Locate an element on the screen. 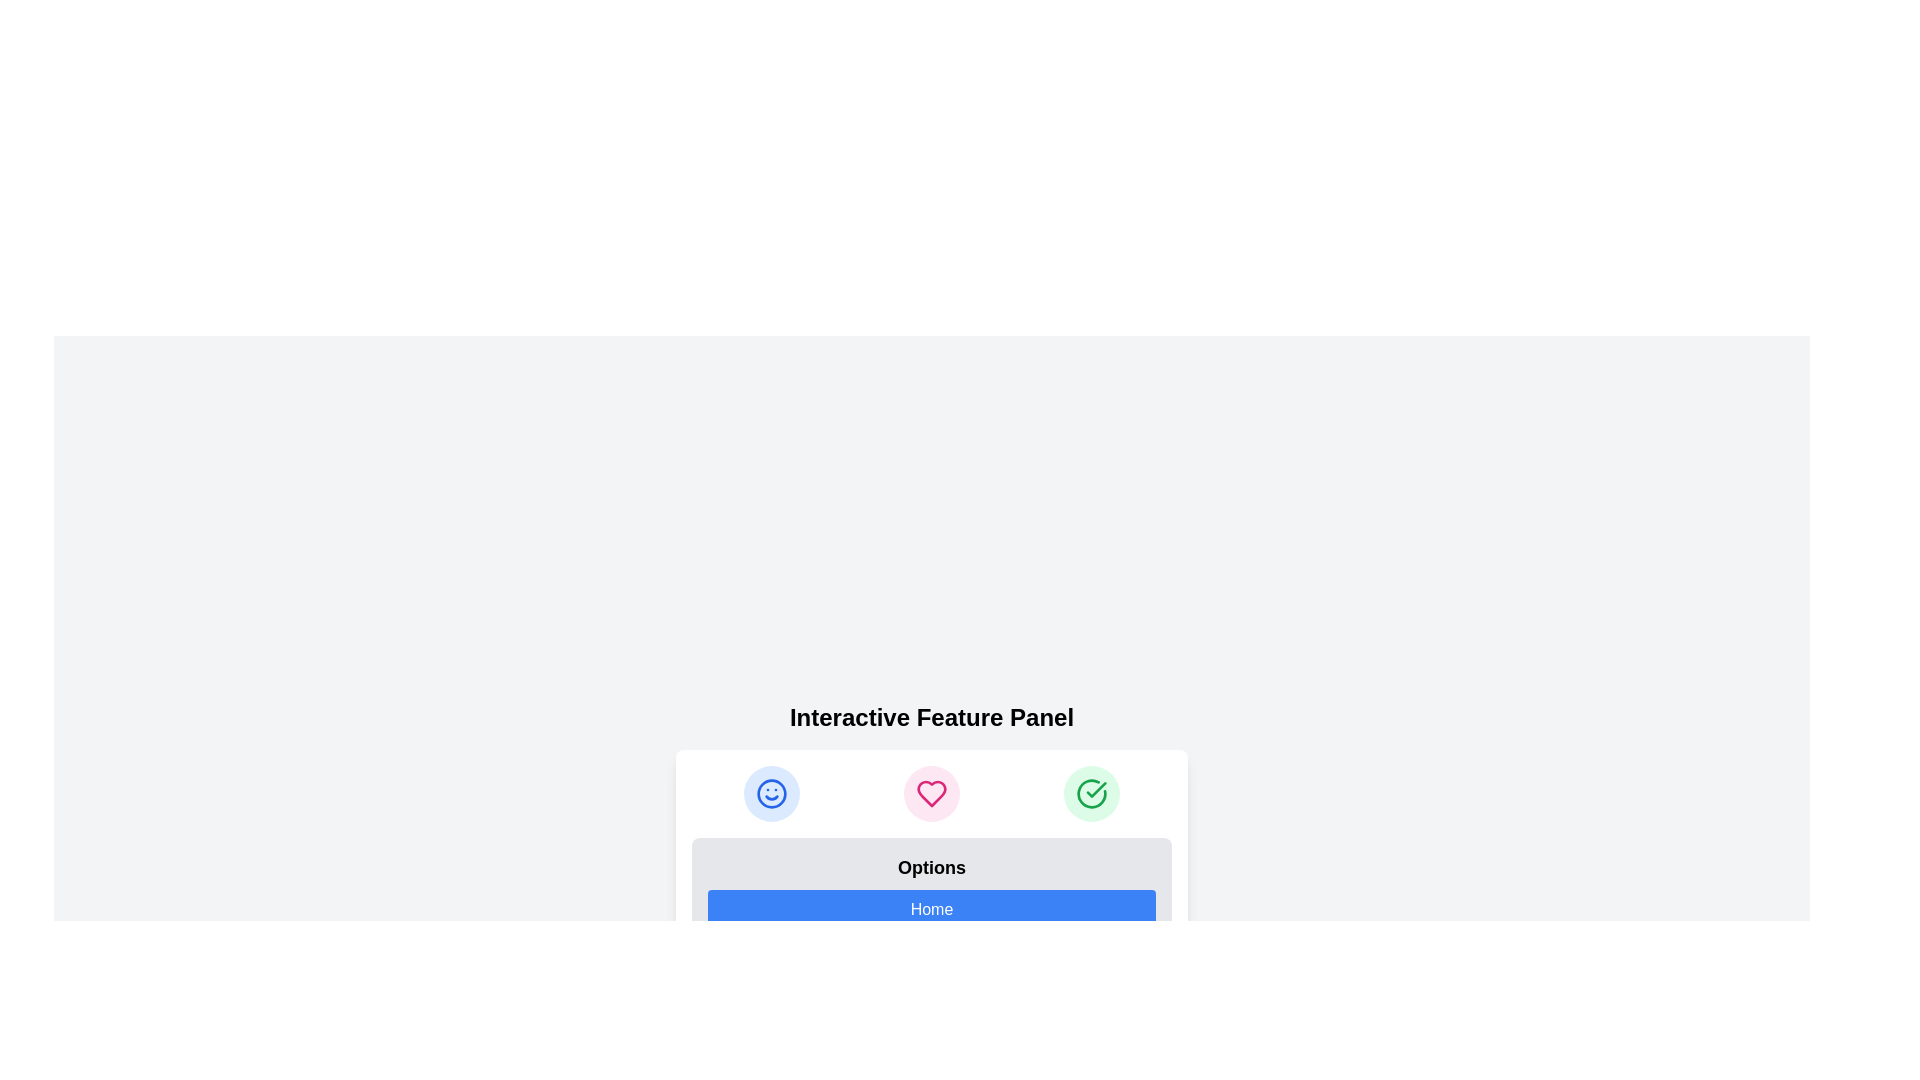  the green checkmark icon with a circular shape, located at the rightmost position in the series of three icons below 'Interactive Feature Panel' and above 'Options' is located at coordinates (1090, 793).